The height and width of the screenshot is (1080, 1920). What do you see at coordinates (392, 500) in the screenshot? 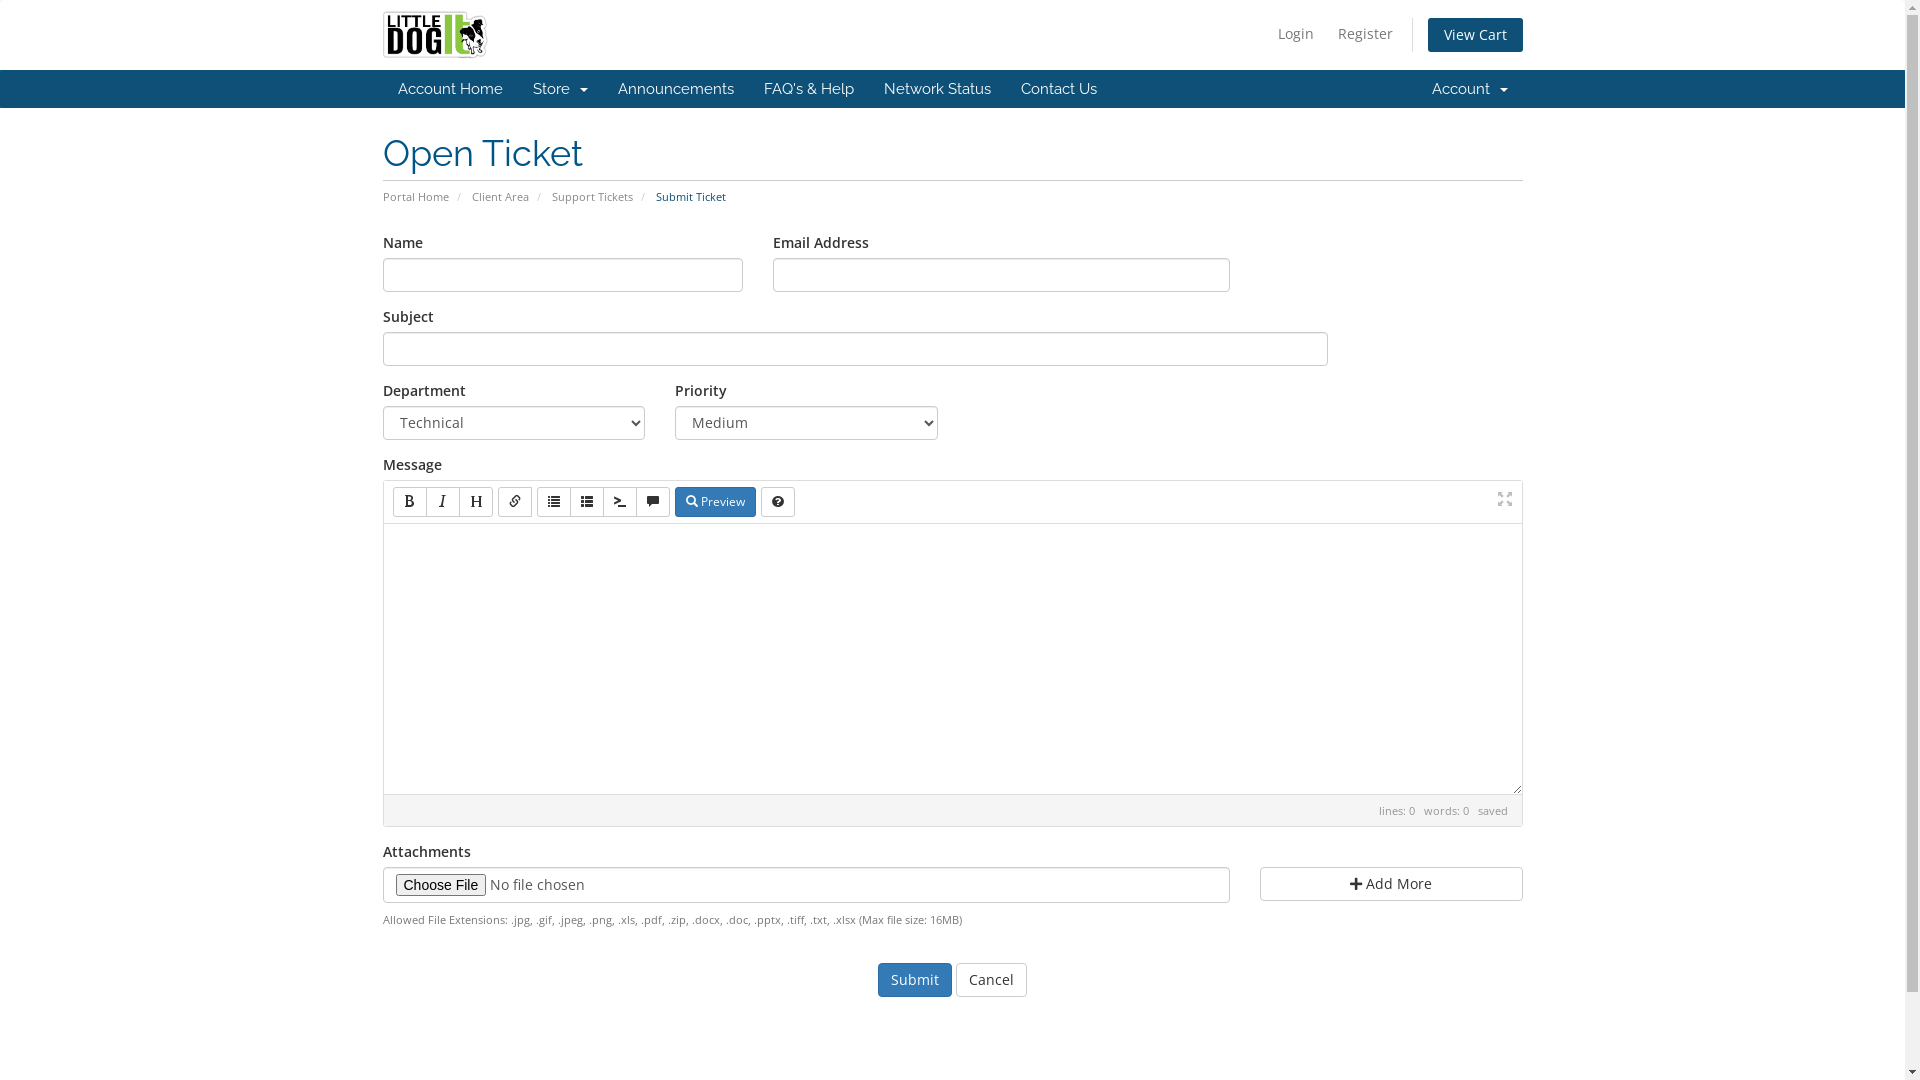
I see `'Bold'` at bounding box center [392, 500].